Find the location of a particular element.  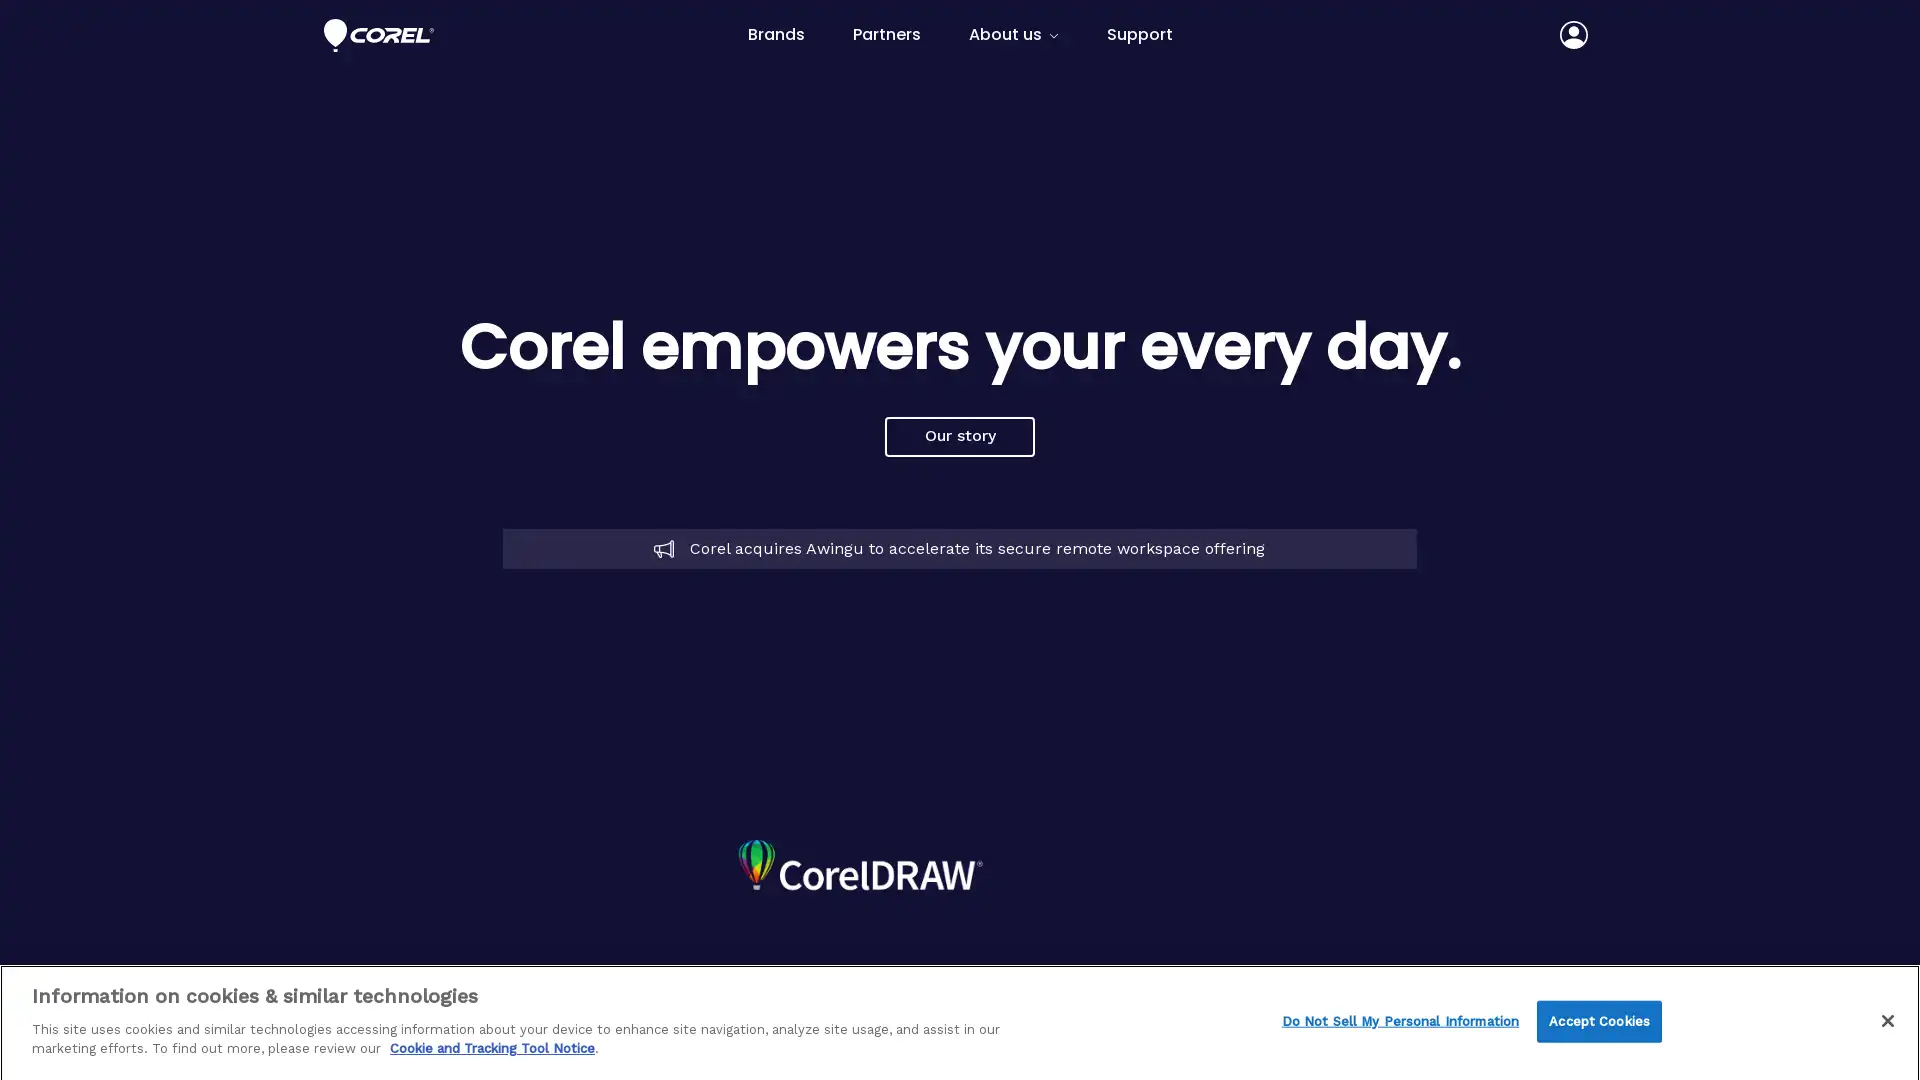

Close is located at coordinates (1886, 1018).